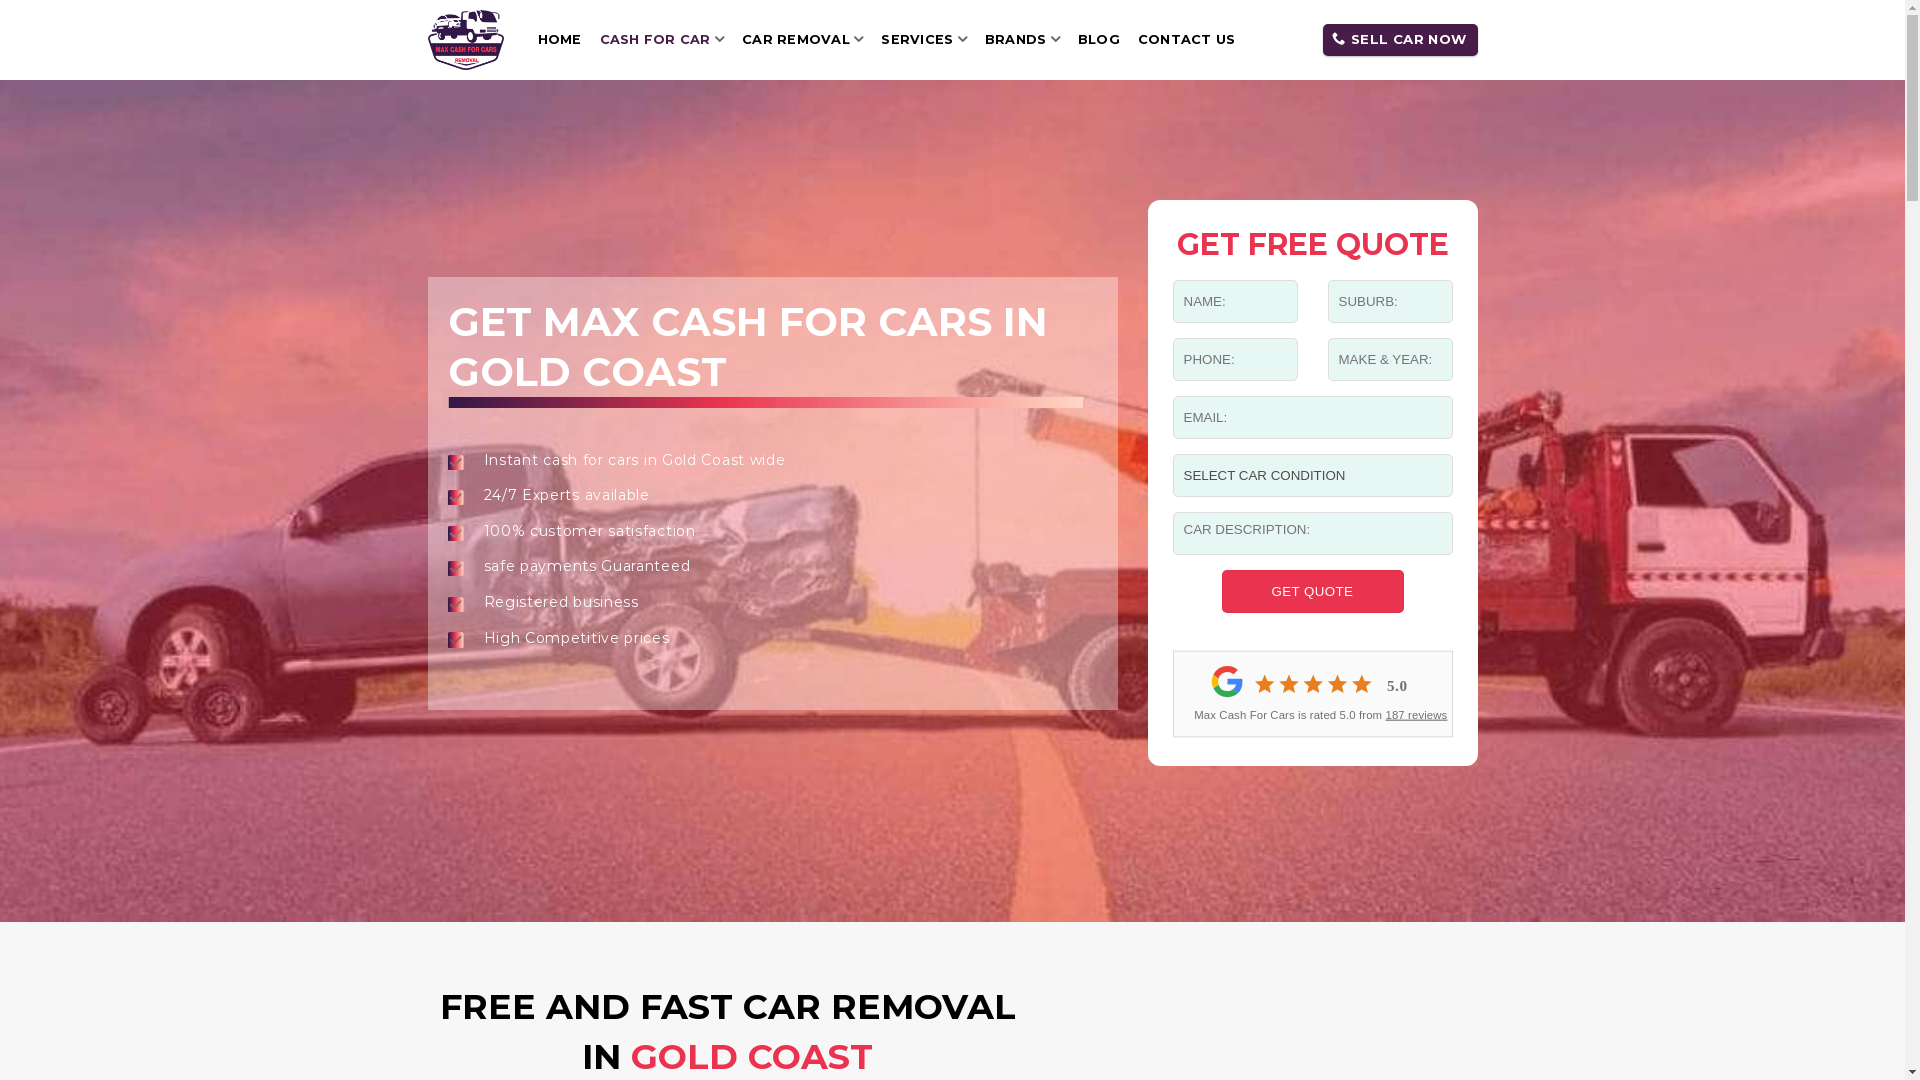 This screenshot has height=1080, width=1920. I want to click on 'BRANDS', so click(1022, 39).